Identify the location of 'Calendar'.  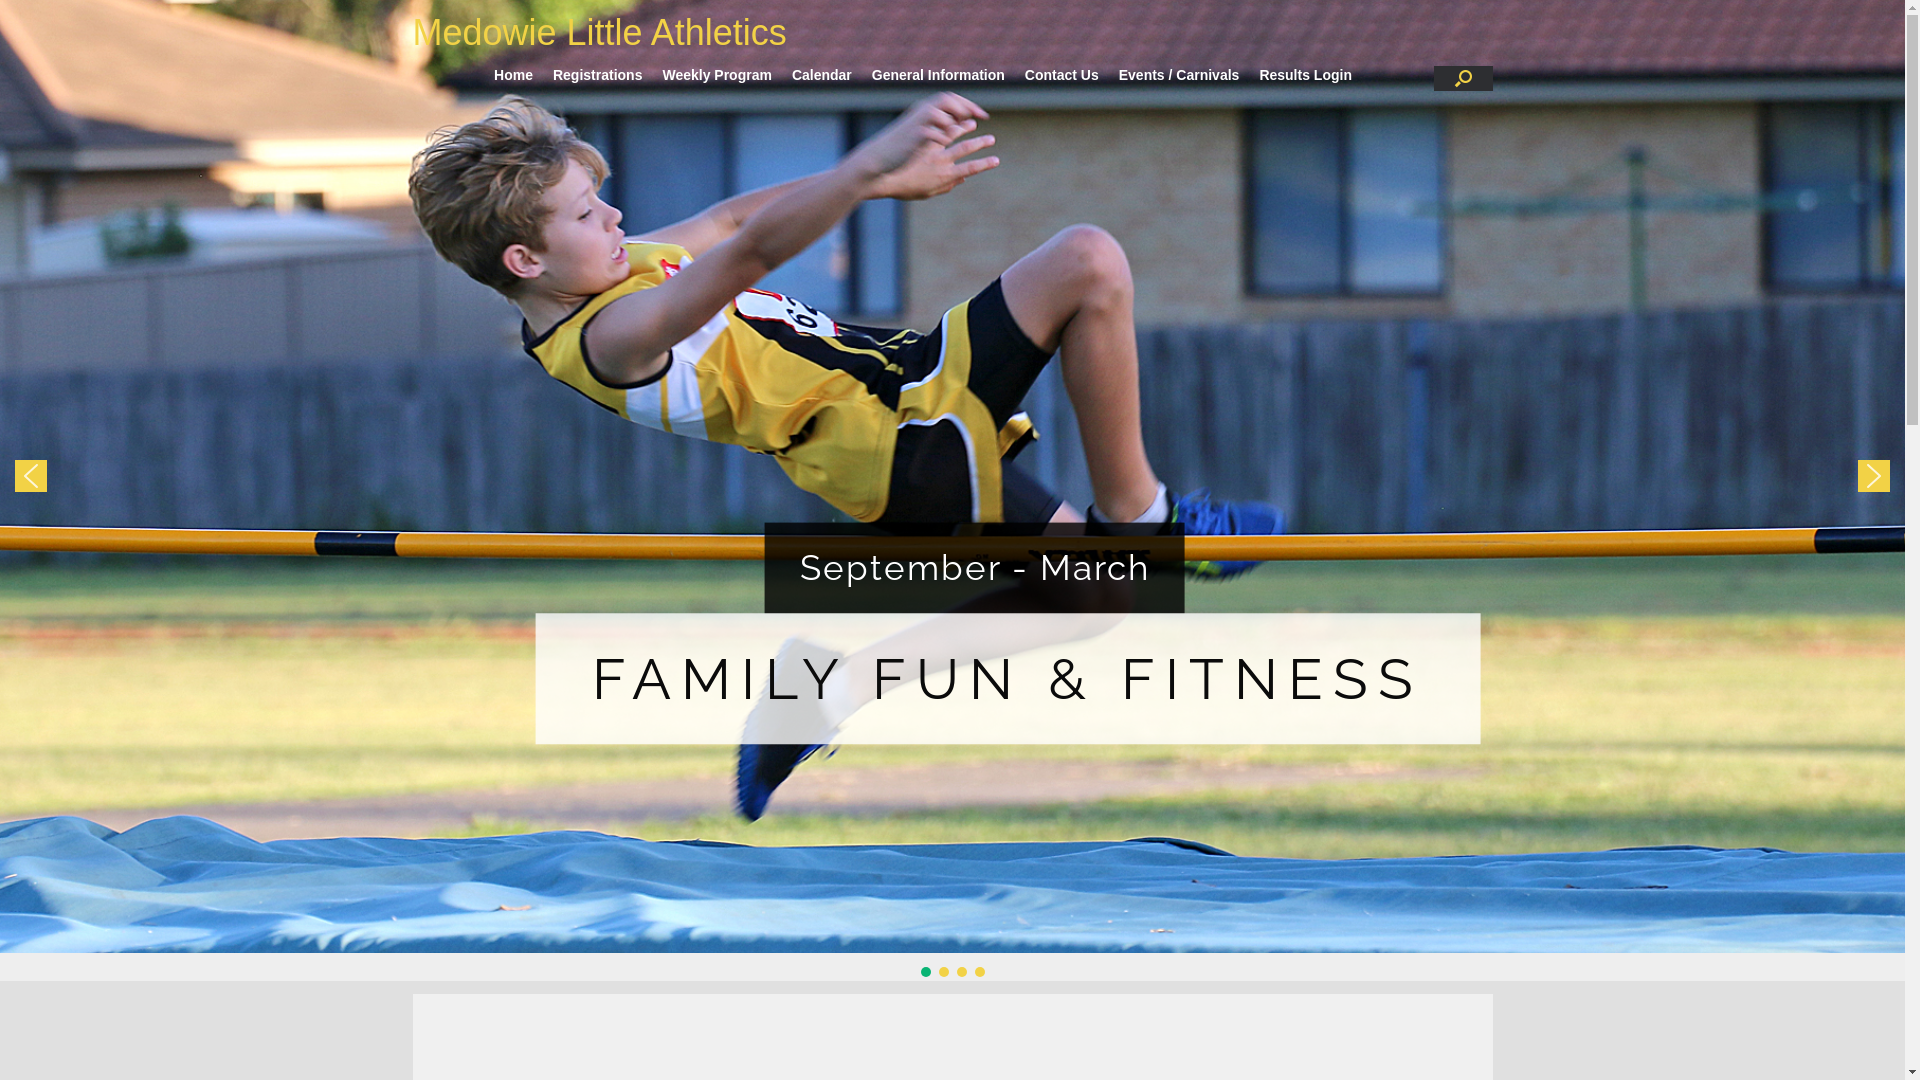
(821, 73).